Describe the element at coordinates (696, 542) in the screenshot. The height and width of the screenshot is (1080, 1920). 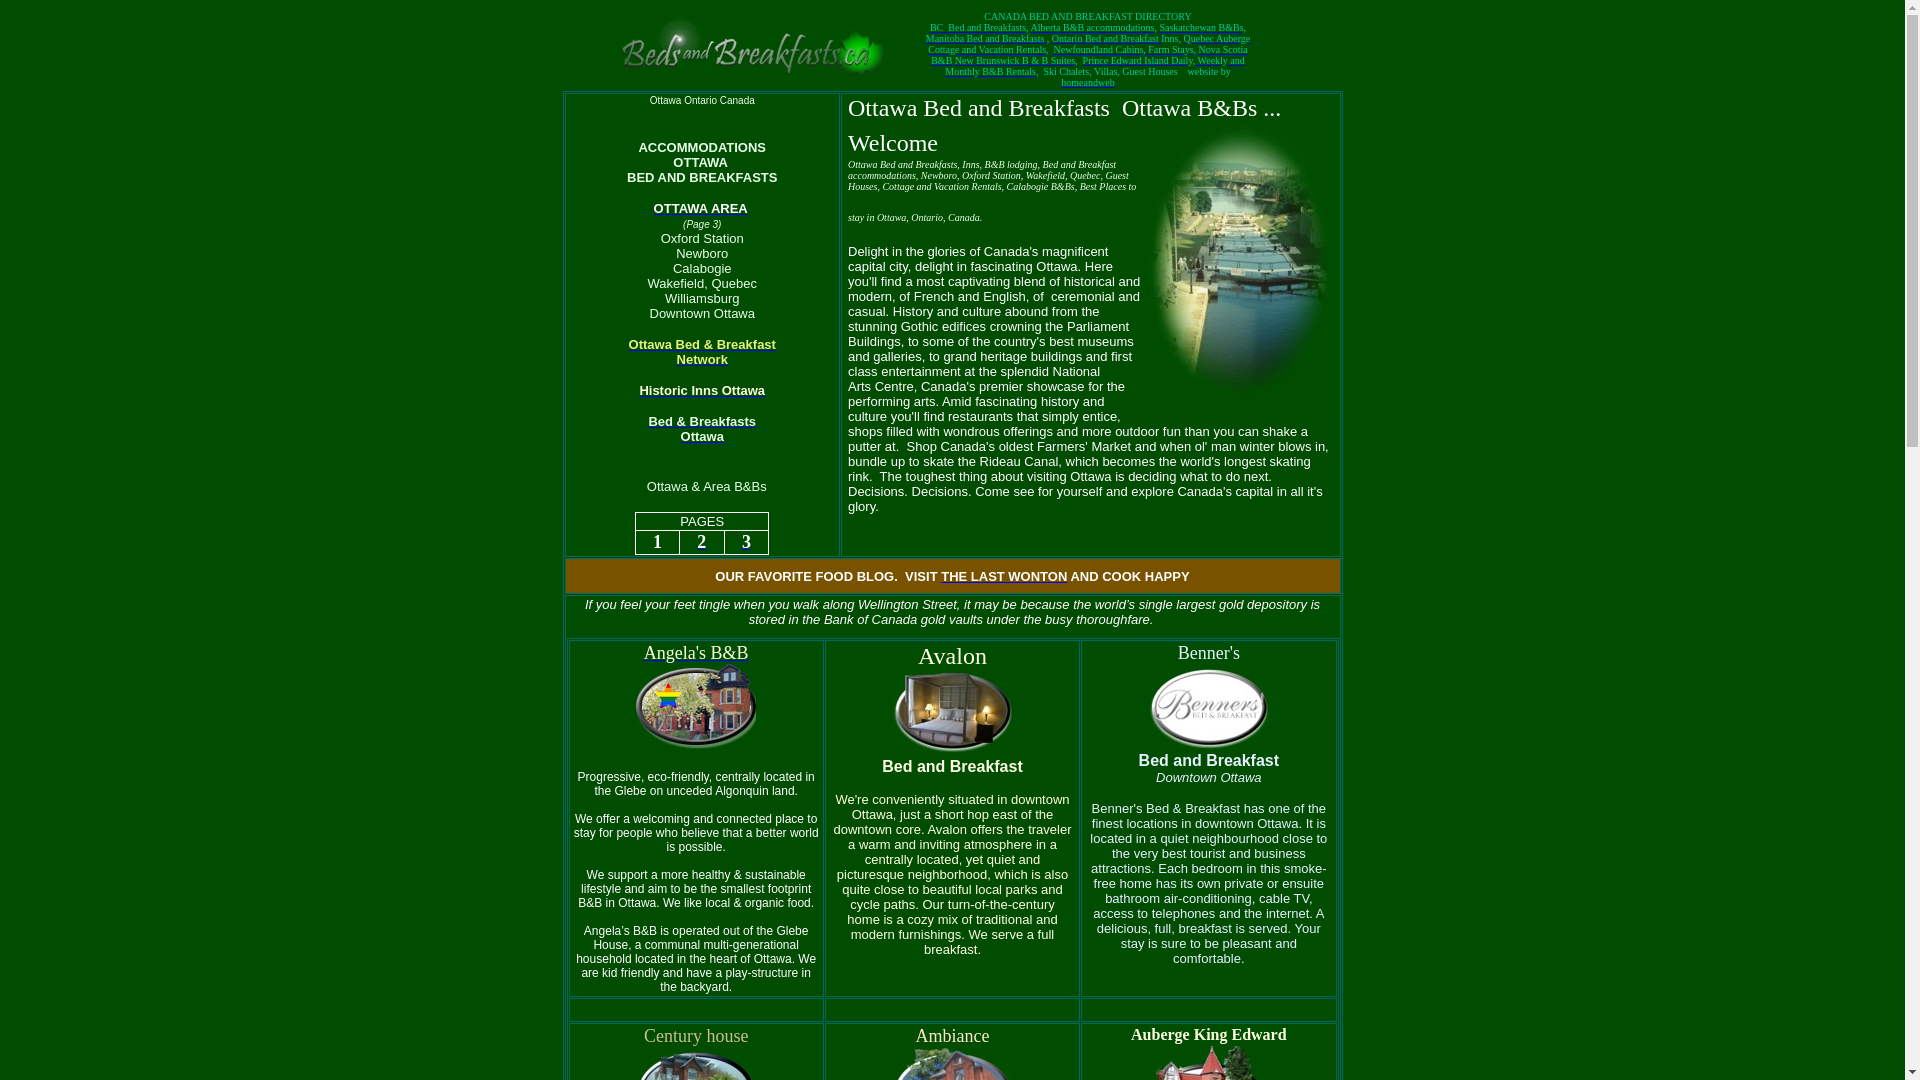
I see `'2'` at that location.